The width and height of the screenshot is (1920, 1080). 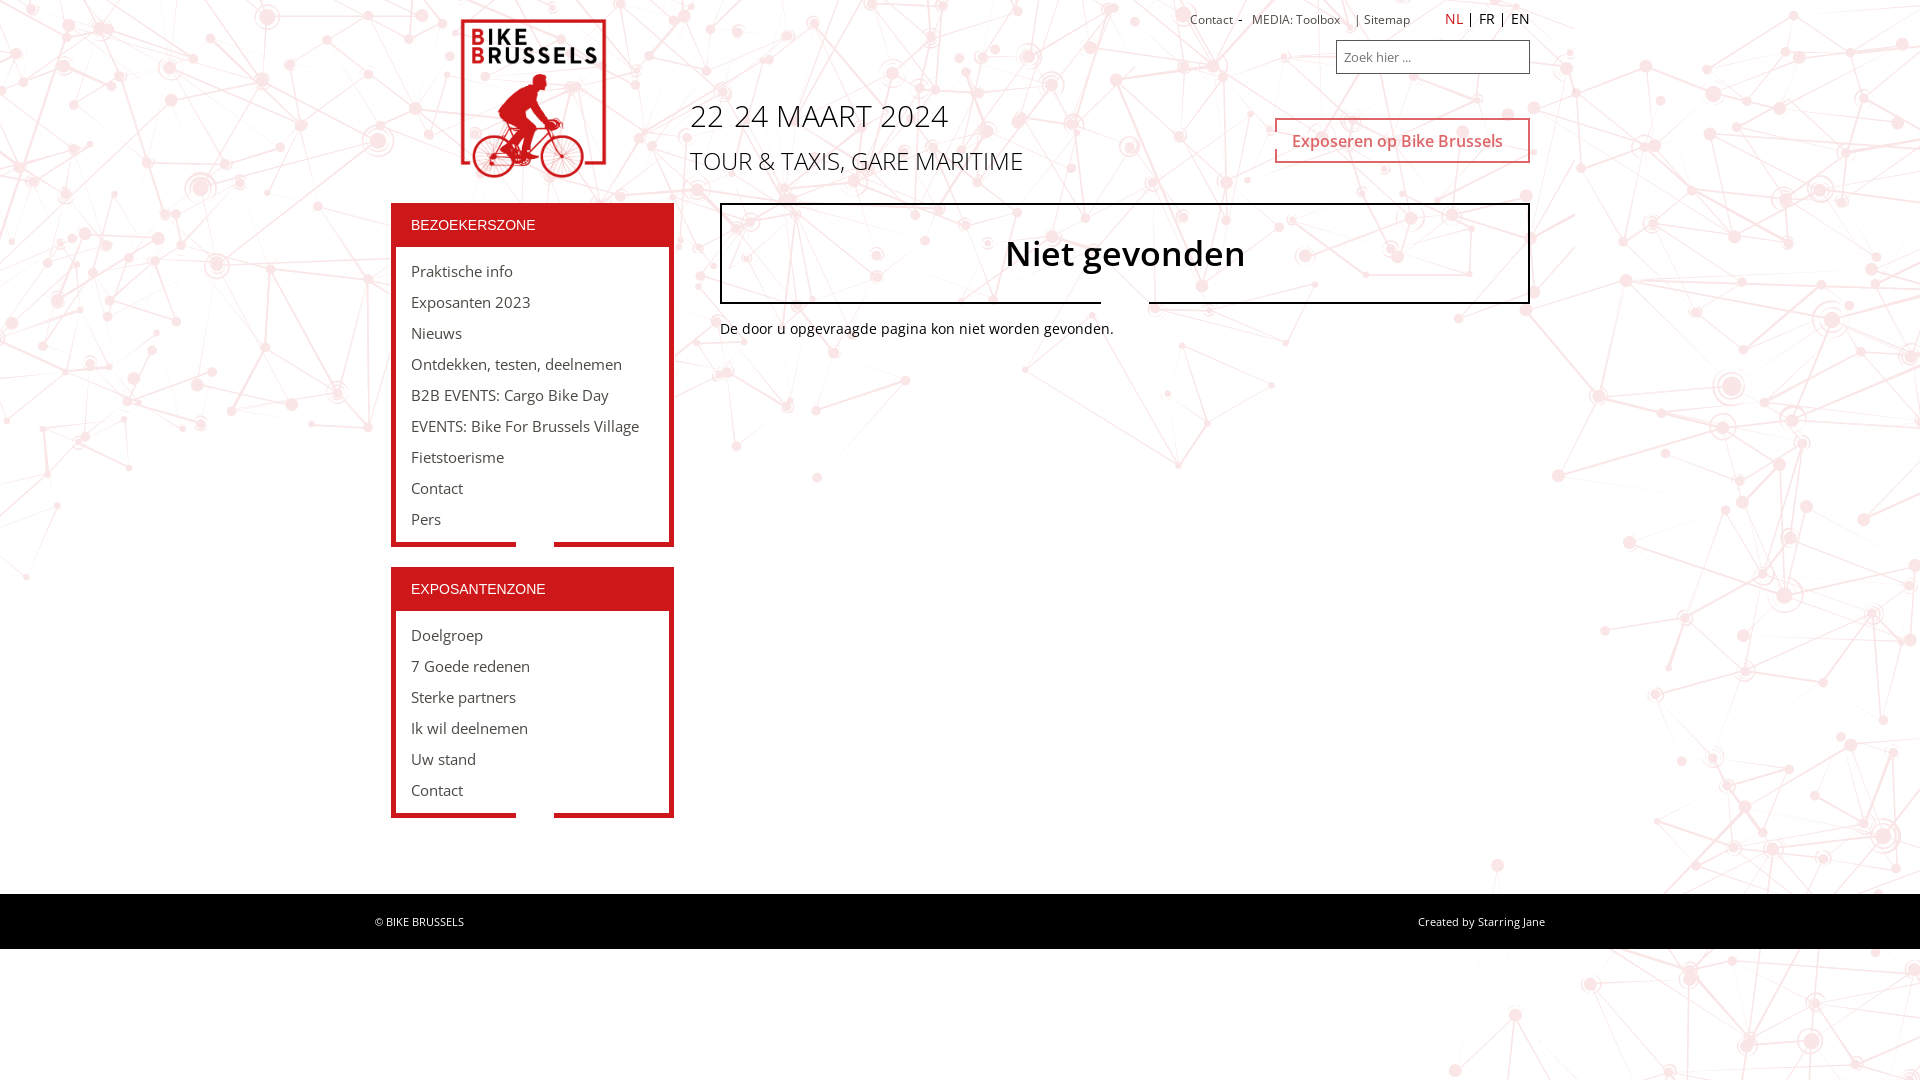 I want to click on 'Sterke partners', so click(x=395, y=696).